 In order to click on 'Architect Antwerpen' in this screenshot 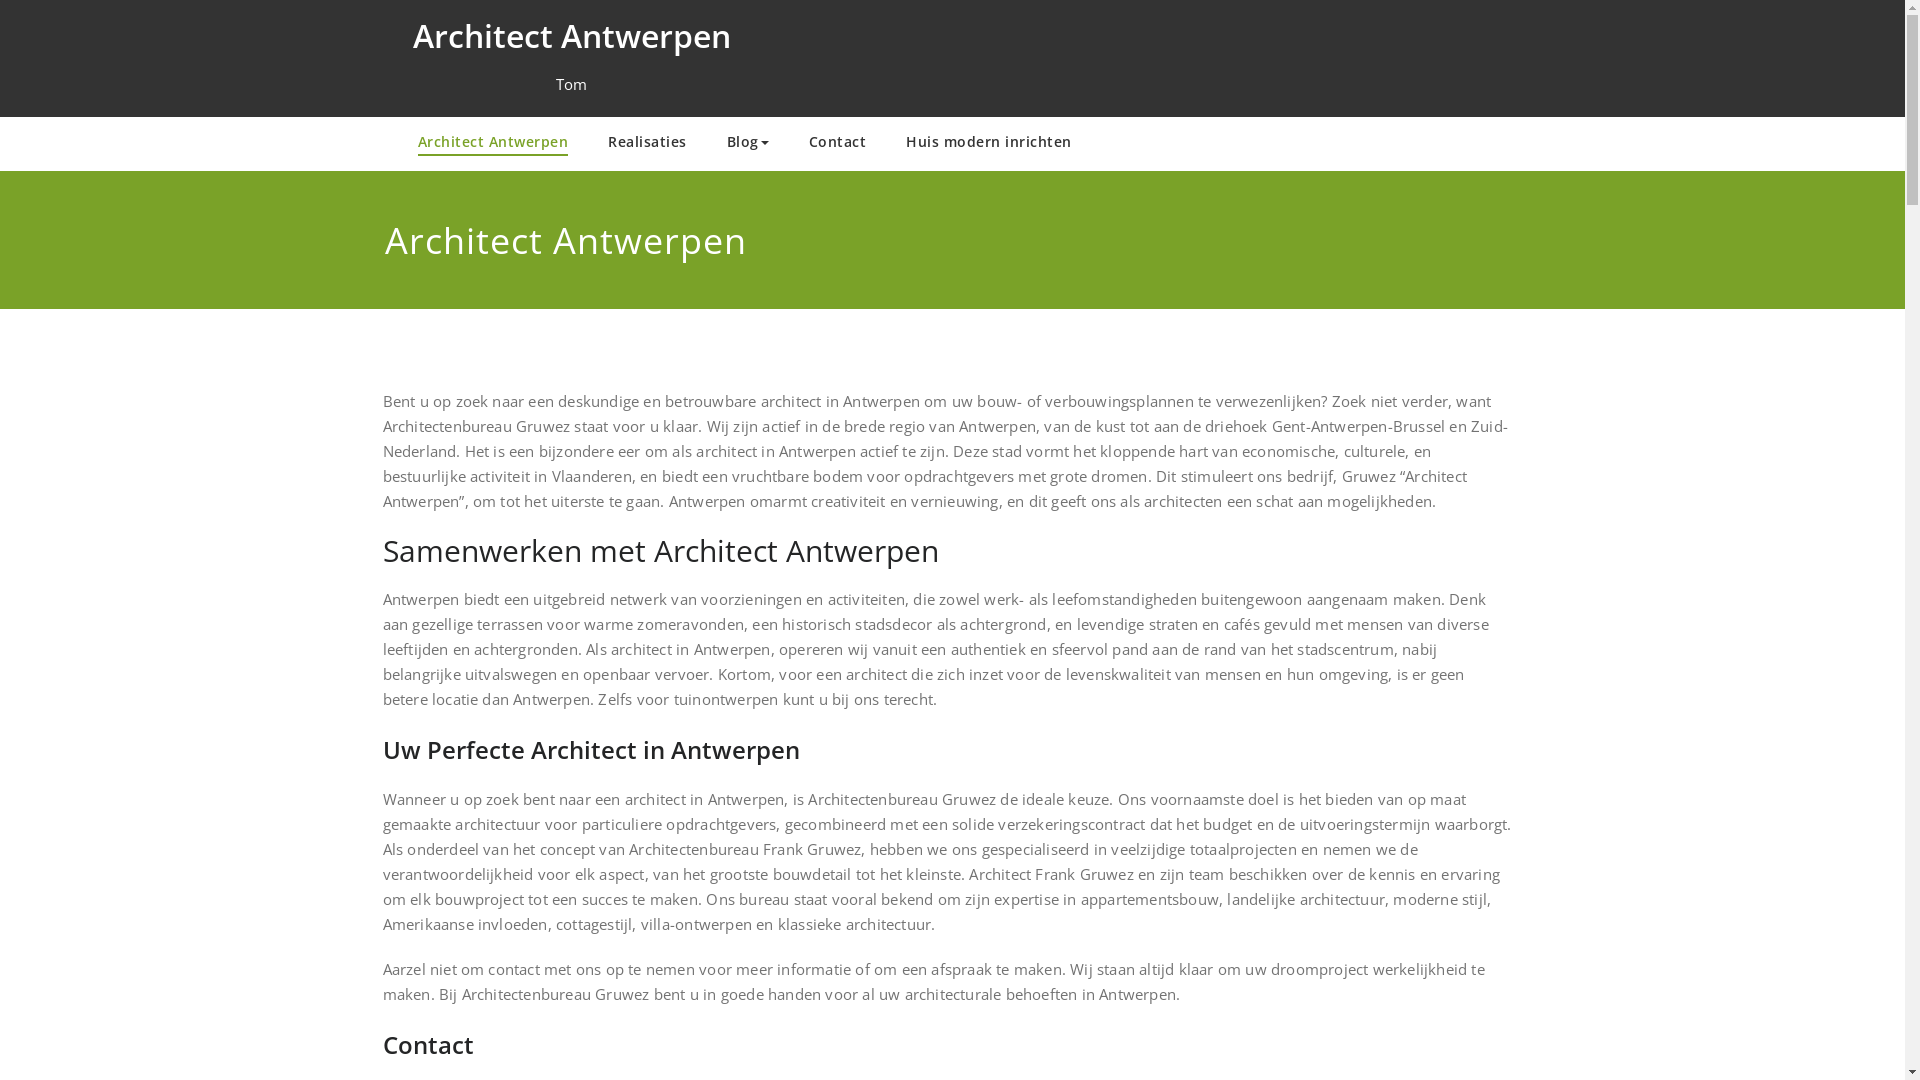, I will do `click(493, 142)`.